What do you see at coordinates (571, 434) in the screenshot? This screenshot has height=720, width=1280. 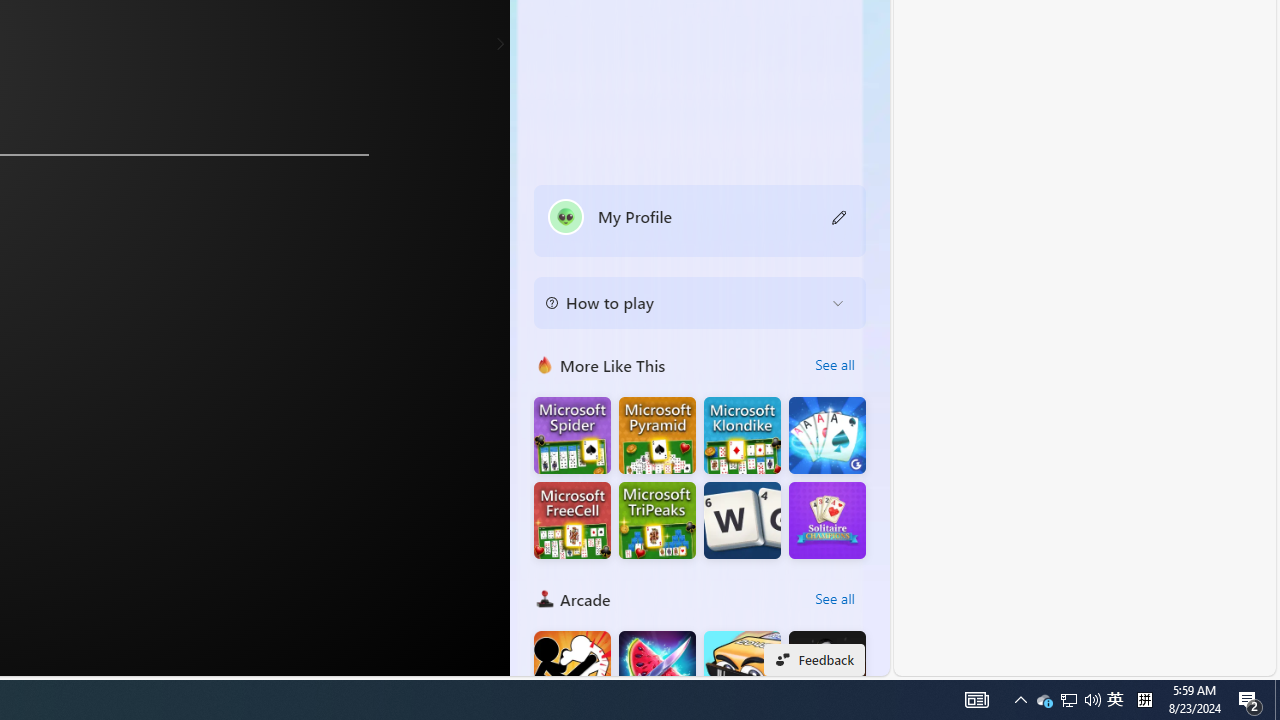 I see `'Microsoft Spider Solitaire'` at bounding box center [571, 434].